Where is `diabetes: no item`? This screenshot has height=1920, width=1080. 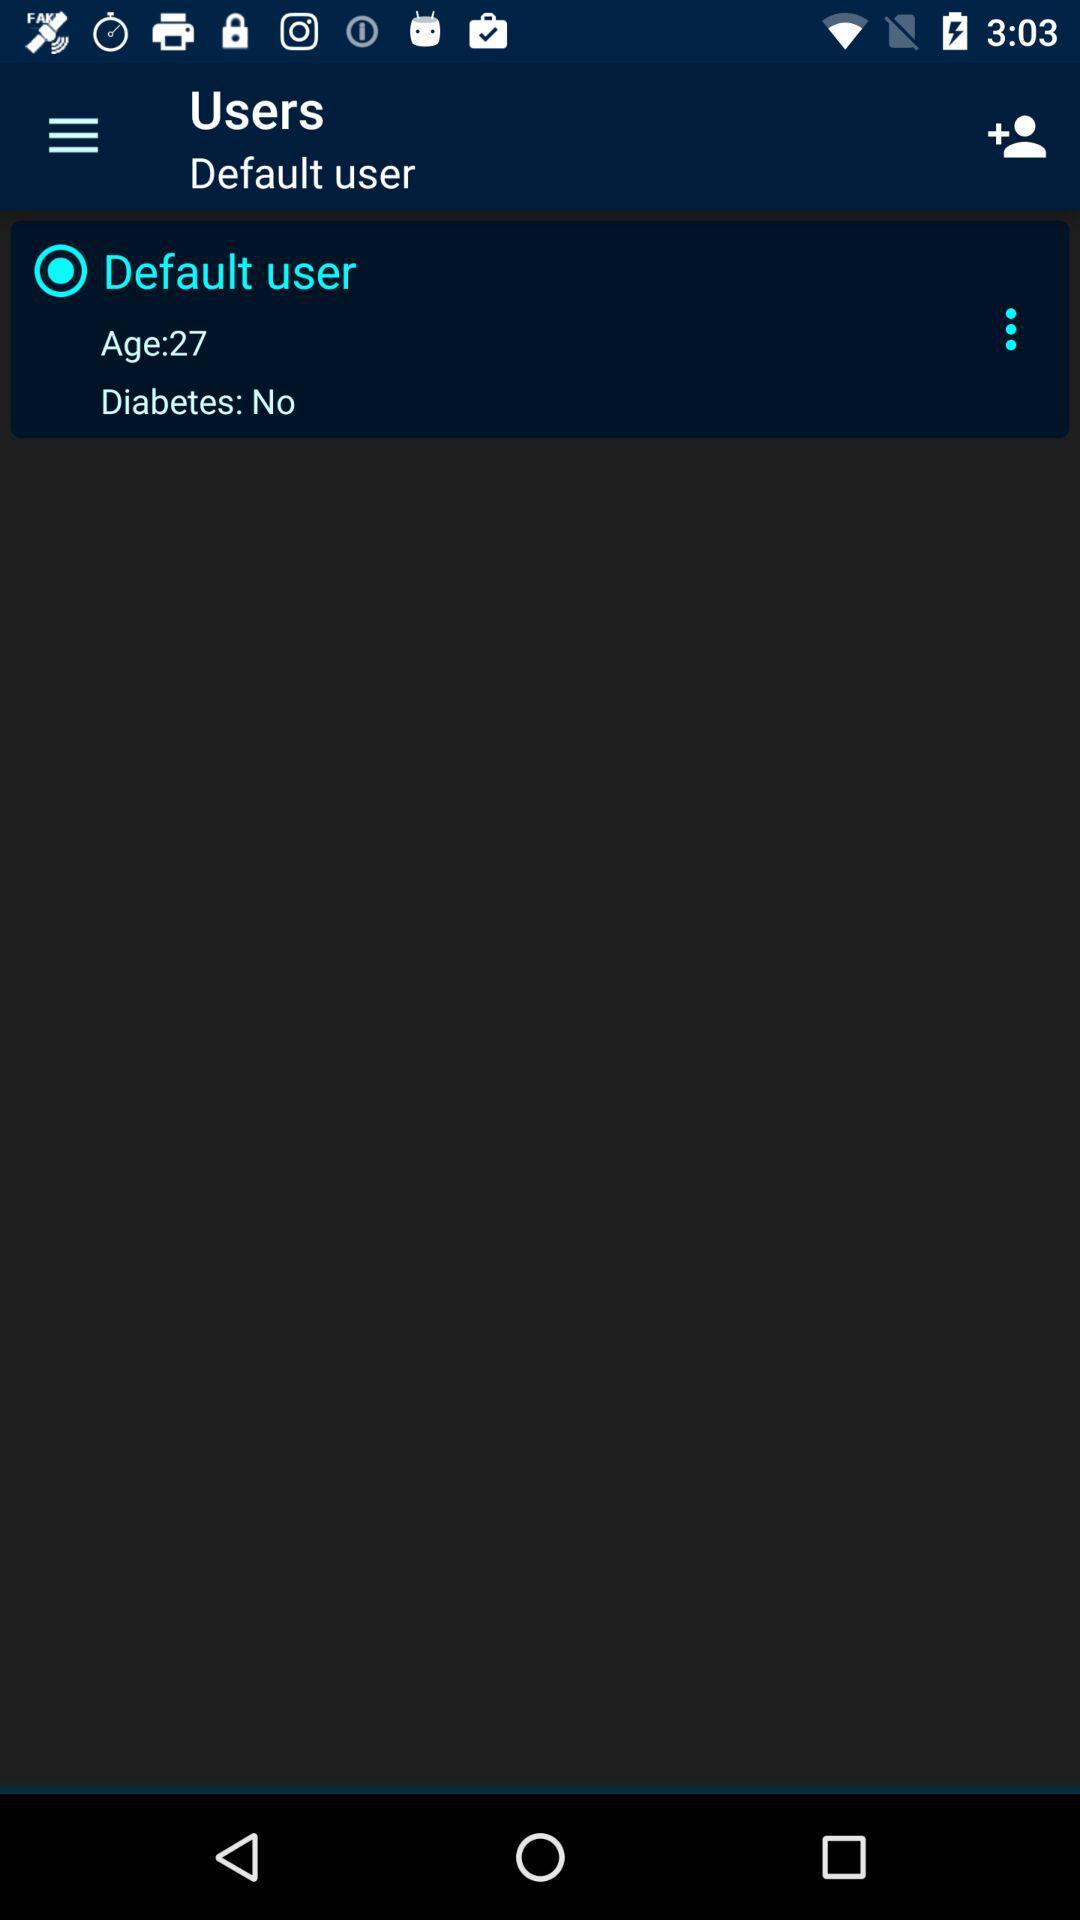
diabetes: no item is located at coordinates (159, 400).